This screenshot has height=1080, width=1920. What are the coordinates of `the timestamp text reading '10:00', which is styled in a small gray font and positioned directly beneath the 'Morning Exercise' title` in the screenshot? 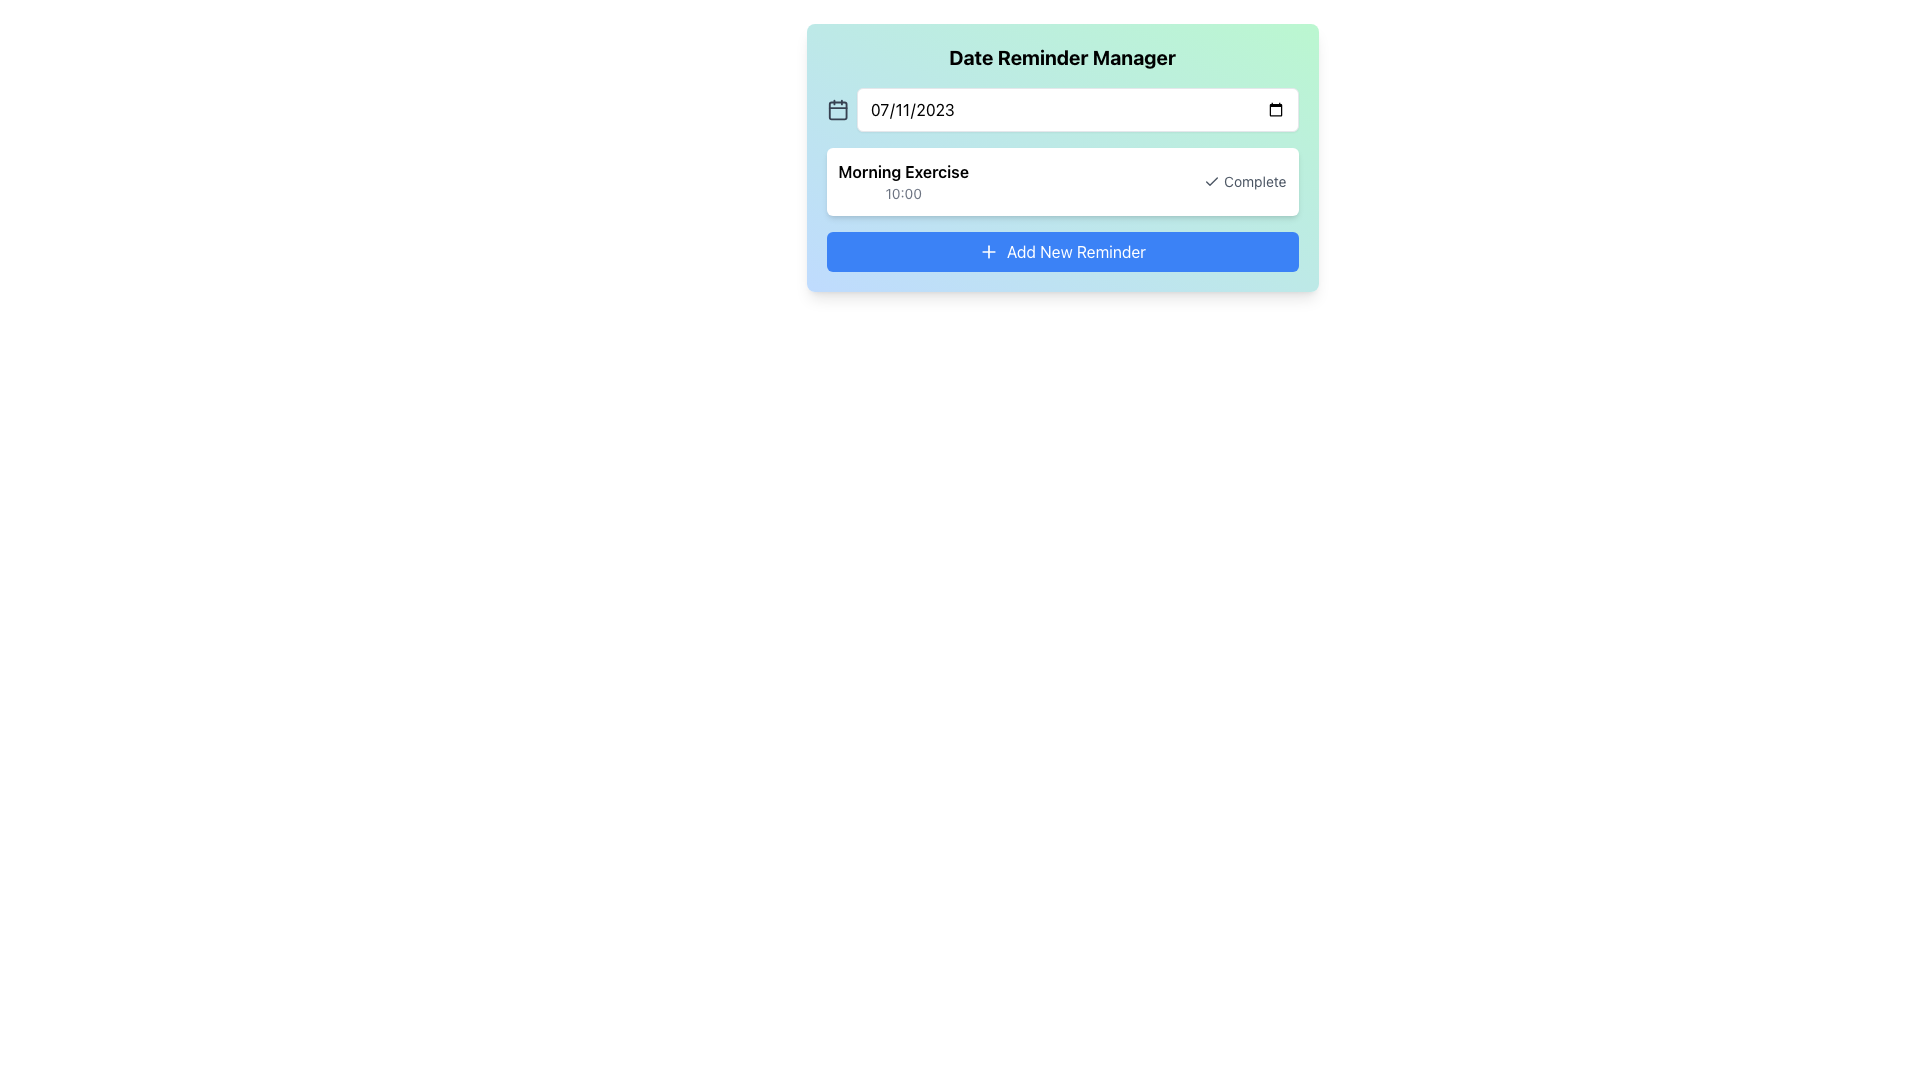 It's located at (902, 193).